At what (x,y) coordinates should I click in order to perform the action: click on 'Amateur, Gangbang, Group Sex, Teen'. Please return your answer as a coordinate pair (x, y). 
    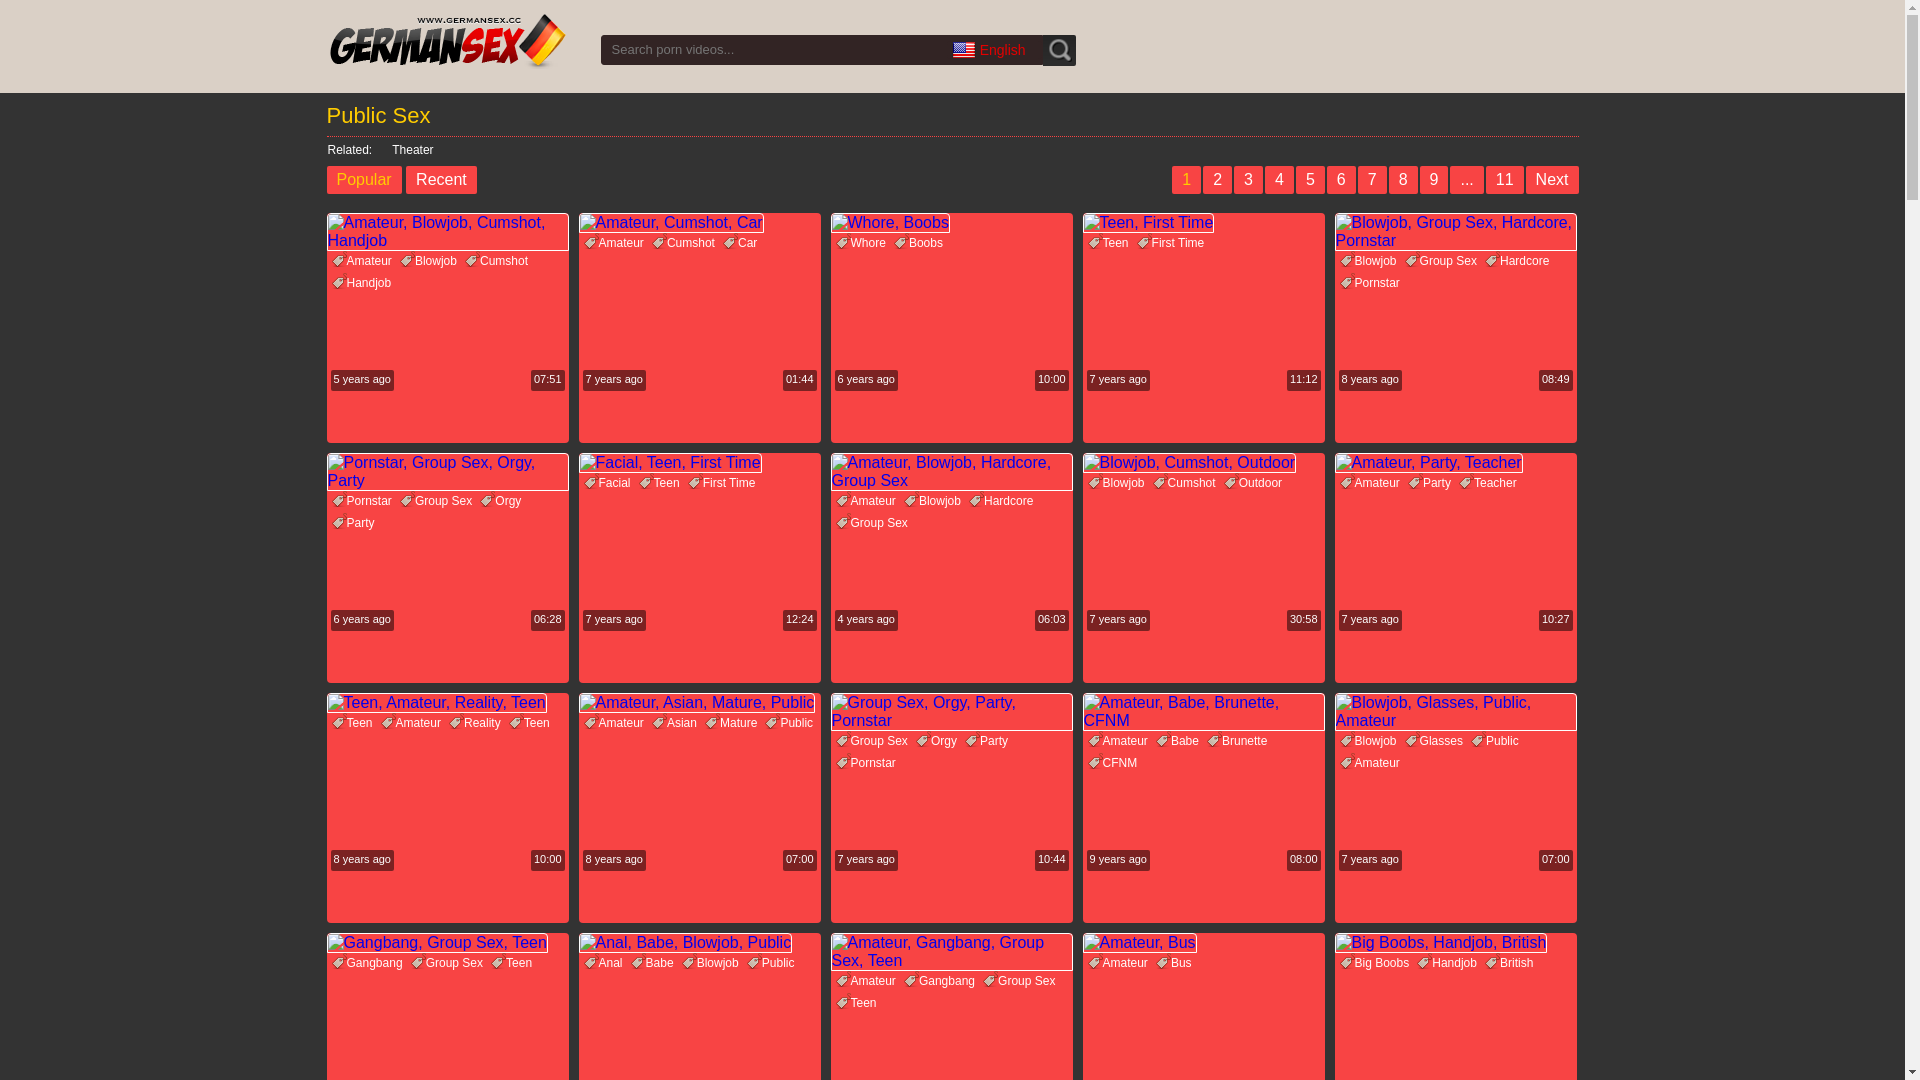
    Looking at the image, I should click on (830, 951).